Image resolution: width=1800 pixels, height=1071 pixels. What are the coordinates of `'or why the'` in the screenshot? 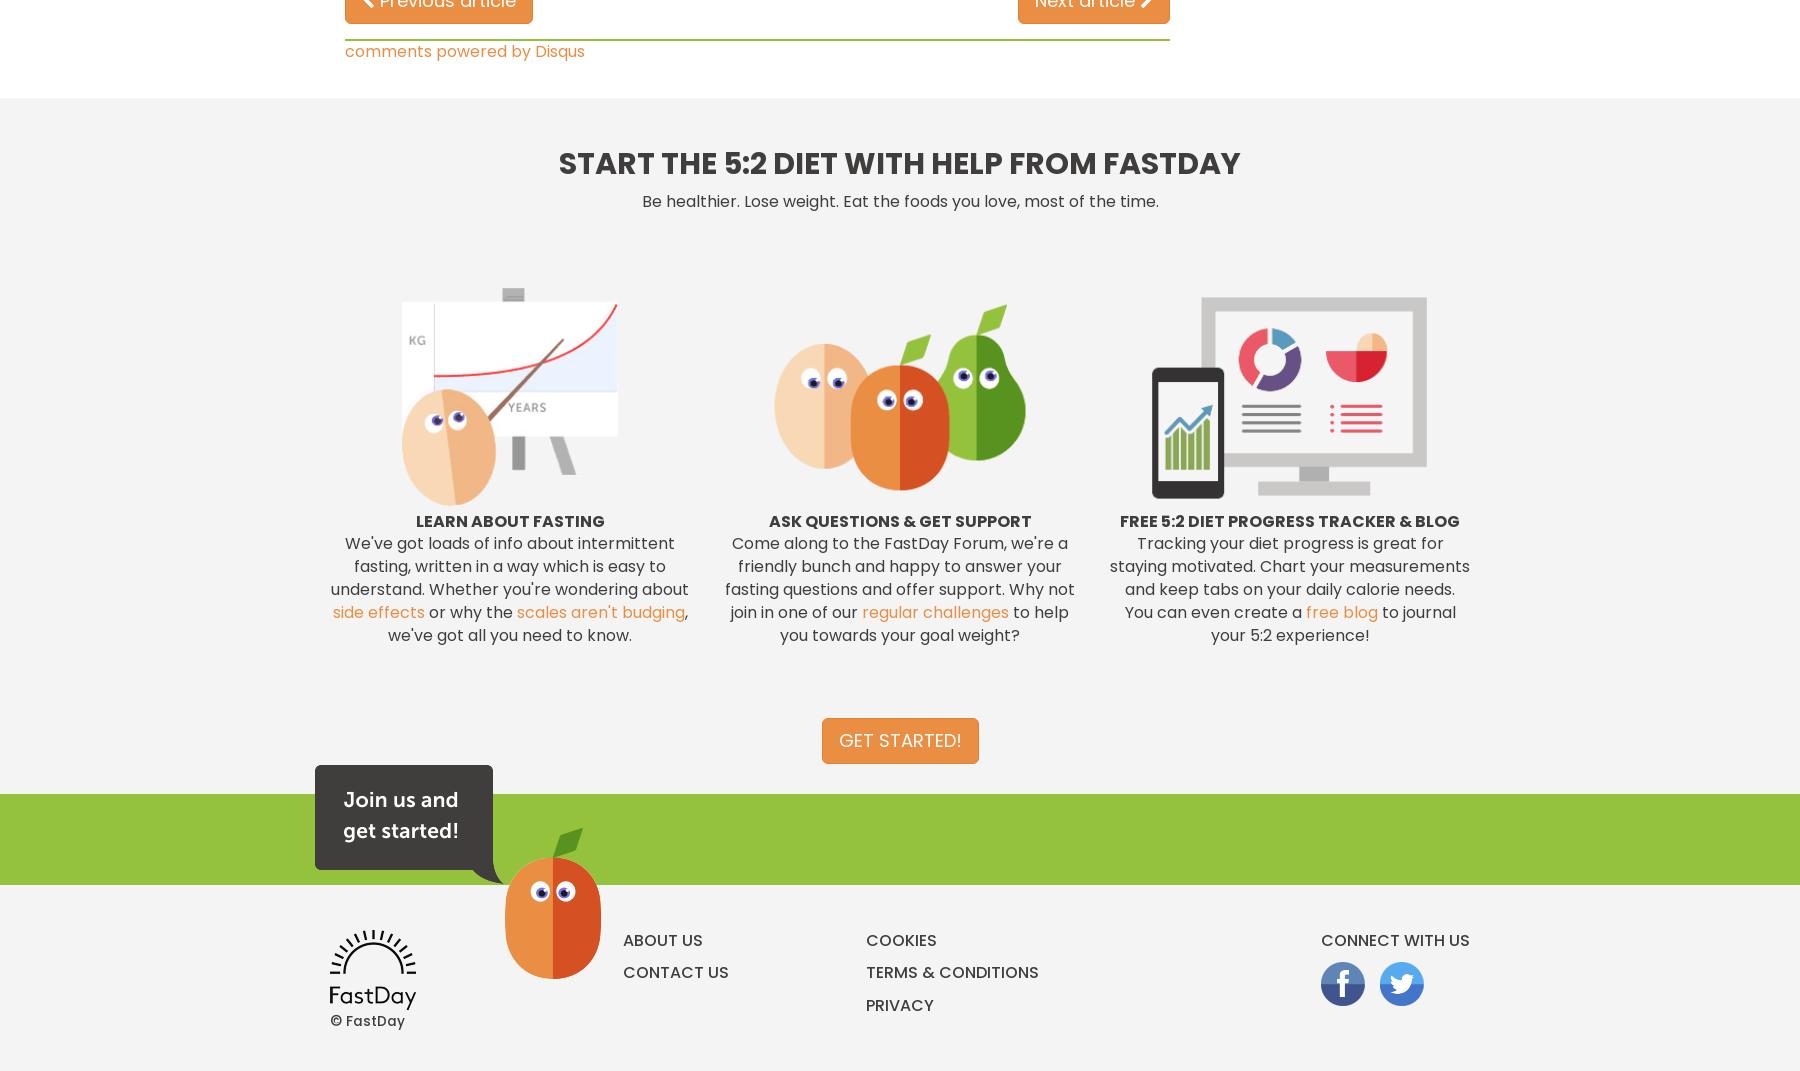 It's located at (468, 611).